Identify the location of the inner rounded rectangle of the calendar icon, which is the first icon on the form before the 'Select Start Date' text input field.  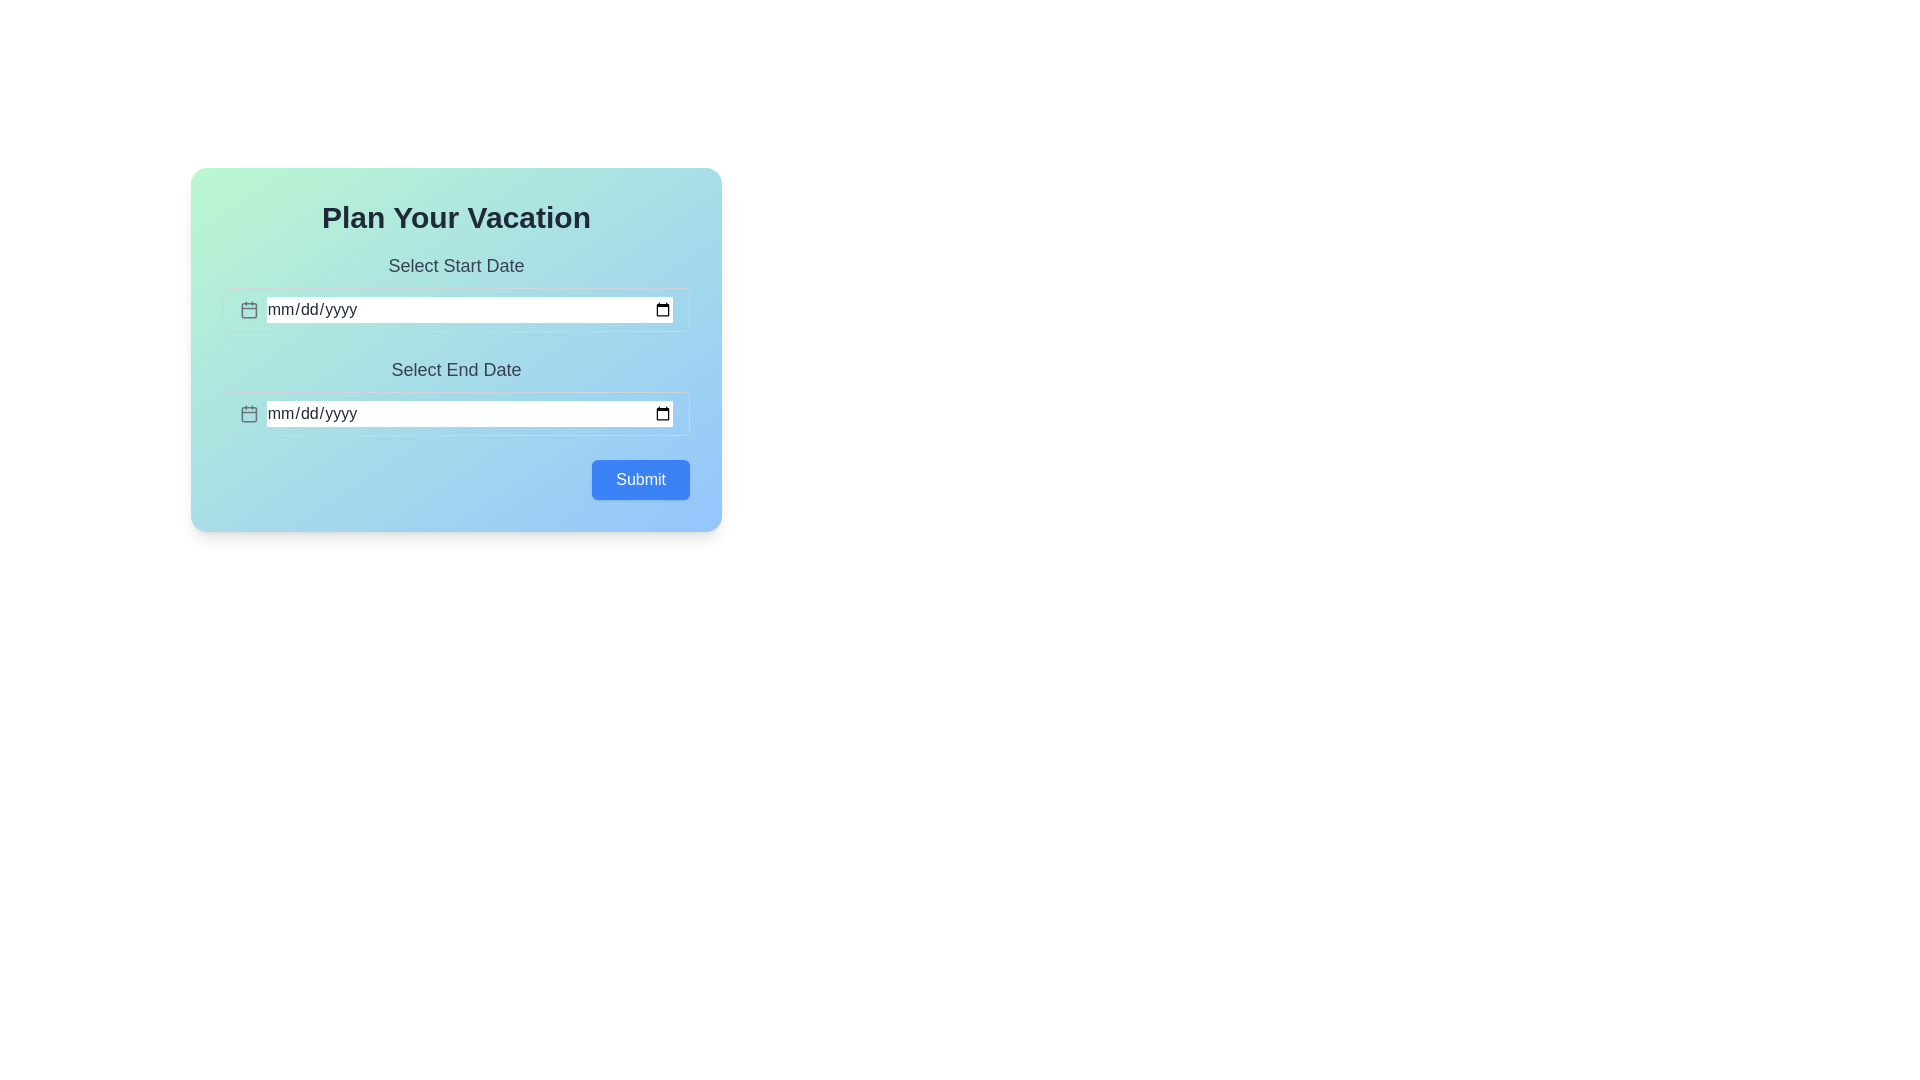
(248, 310).